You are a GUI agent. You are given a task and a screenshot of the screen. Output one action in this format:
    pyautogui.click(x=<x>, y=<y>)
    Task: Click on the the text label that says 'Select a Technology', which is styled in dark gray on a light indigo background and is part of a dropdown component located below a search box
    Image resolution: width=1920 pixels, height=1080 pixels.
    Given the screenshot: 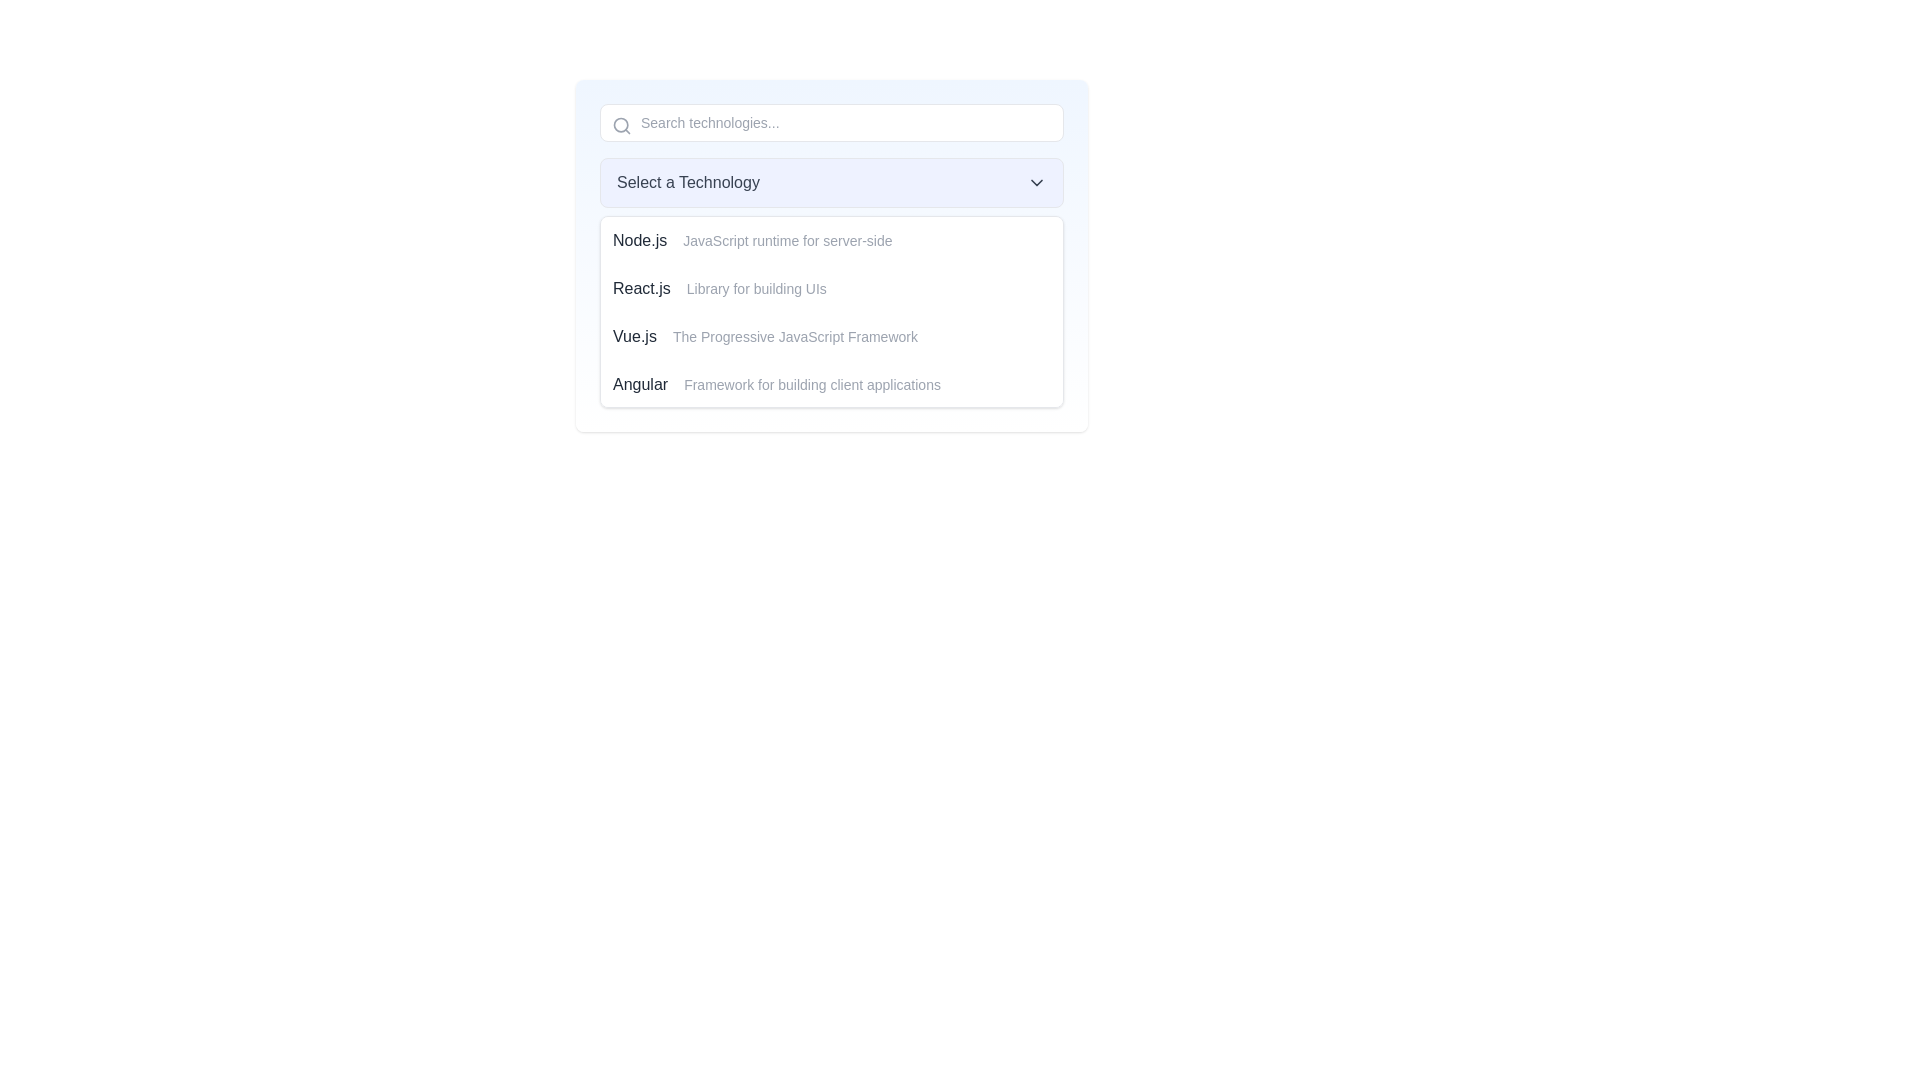 What is the action you would take?
    pyautogui.click(x=688, y=182)
    